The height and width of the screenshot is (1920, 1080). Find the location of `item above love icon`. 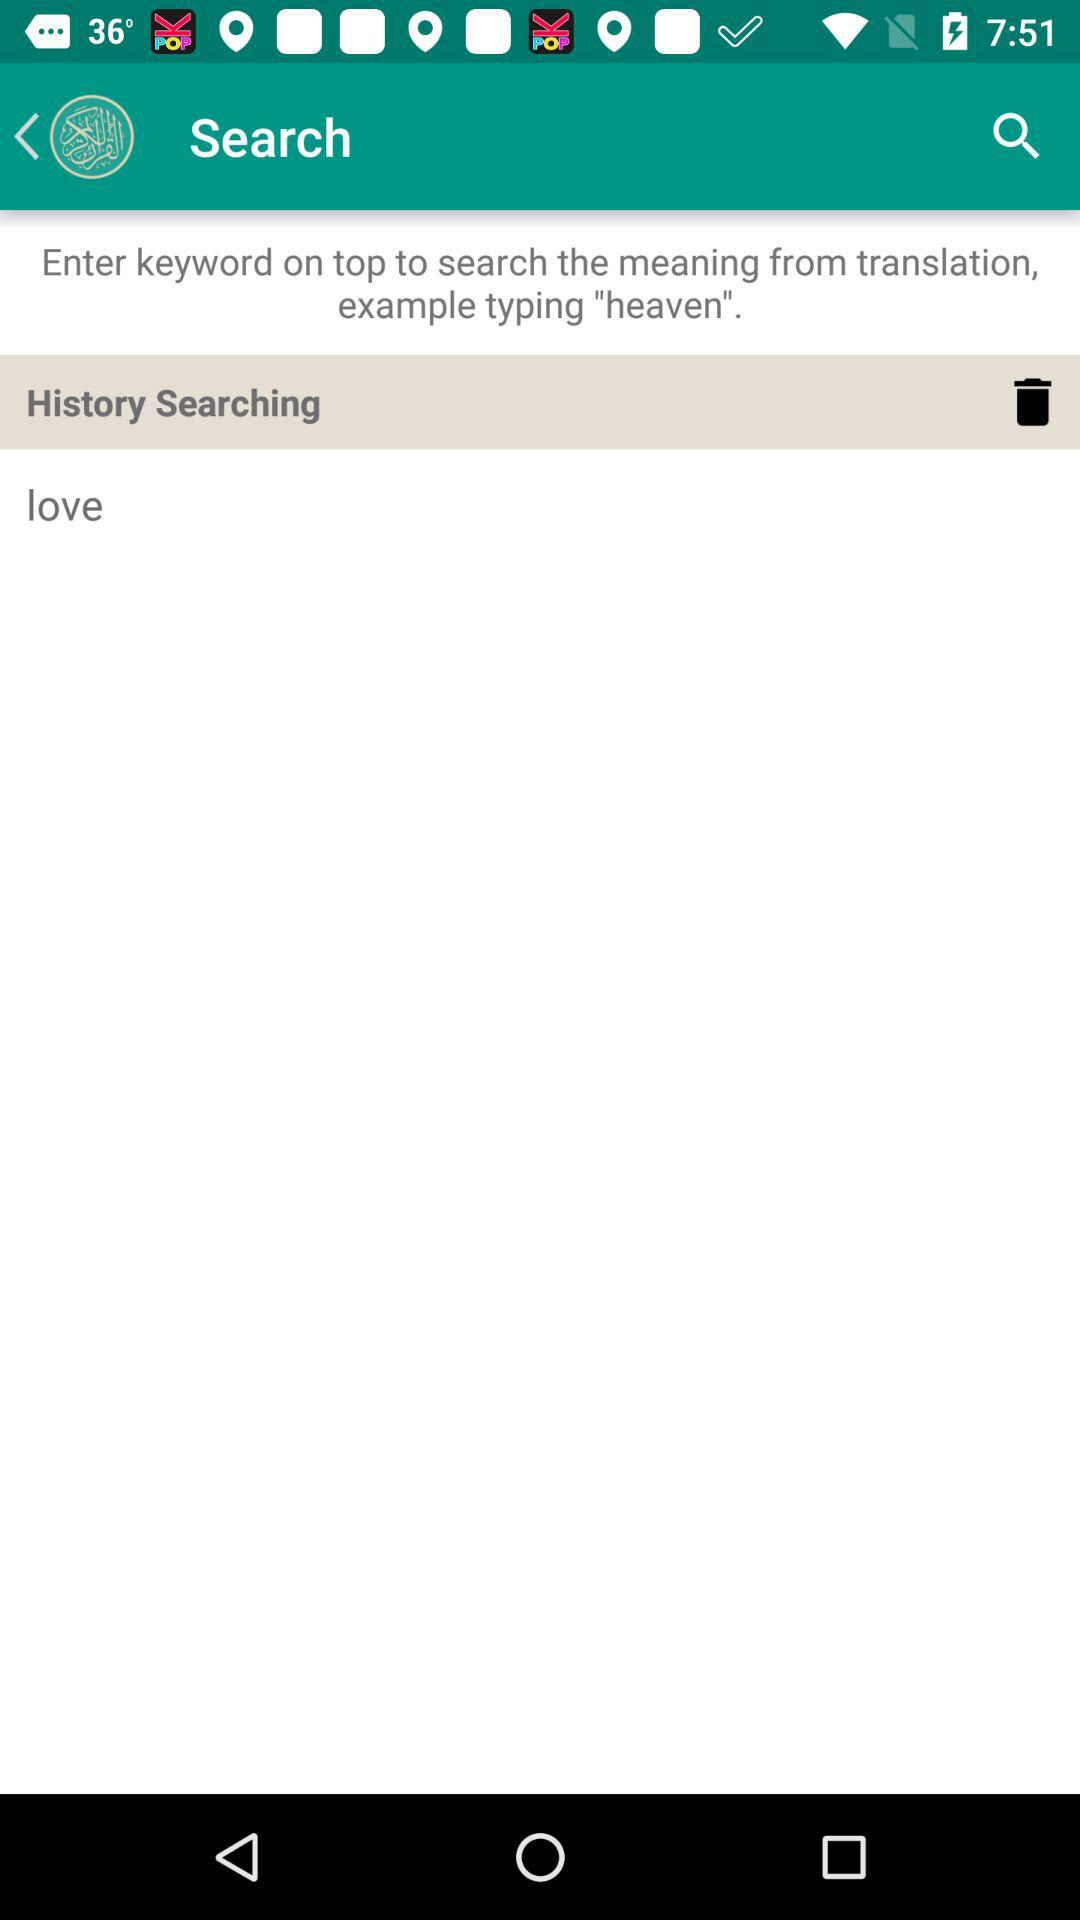

item above love icon is located at coordinates (1032, 401).